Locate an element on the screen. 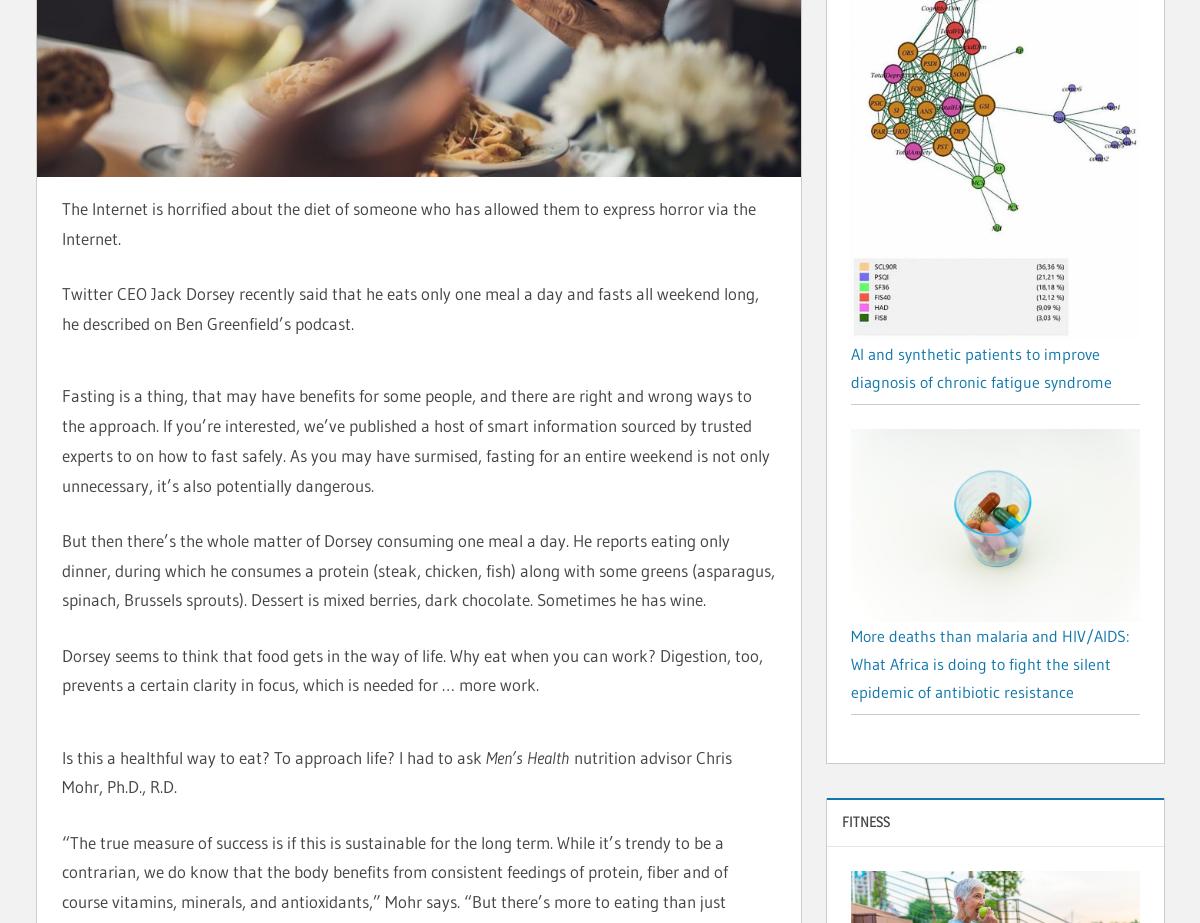 This screenshot has width=1200, height=923. 'Dorsey seems to think that food gets in the way of life. Why eat when you can work? Digestion, too, prevents a certain clarity in focus, which is needed for … more work.' is located at coordinates (412, 668).